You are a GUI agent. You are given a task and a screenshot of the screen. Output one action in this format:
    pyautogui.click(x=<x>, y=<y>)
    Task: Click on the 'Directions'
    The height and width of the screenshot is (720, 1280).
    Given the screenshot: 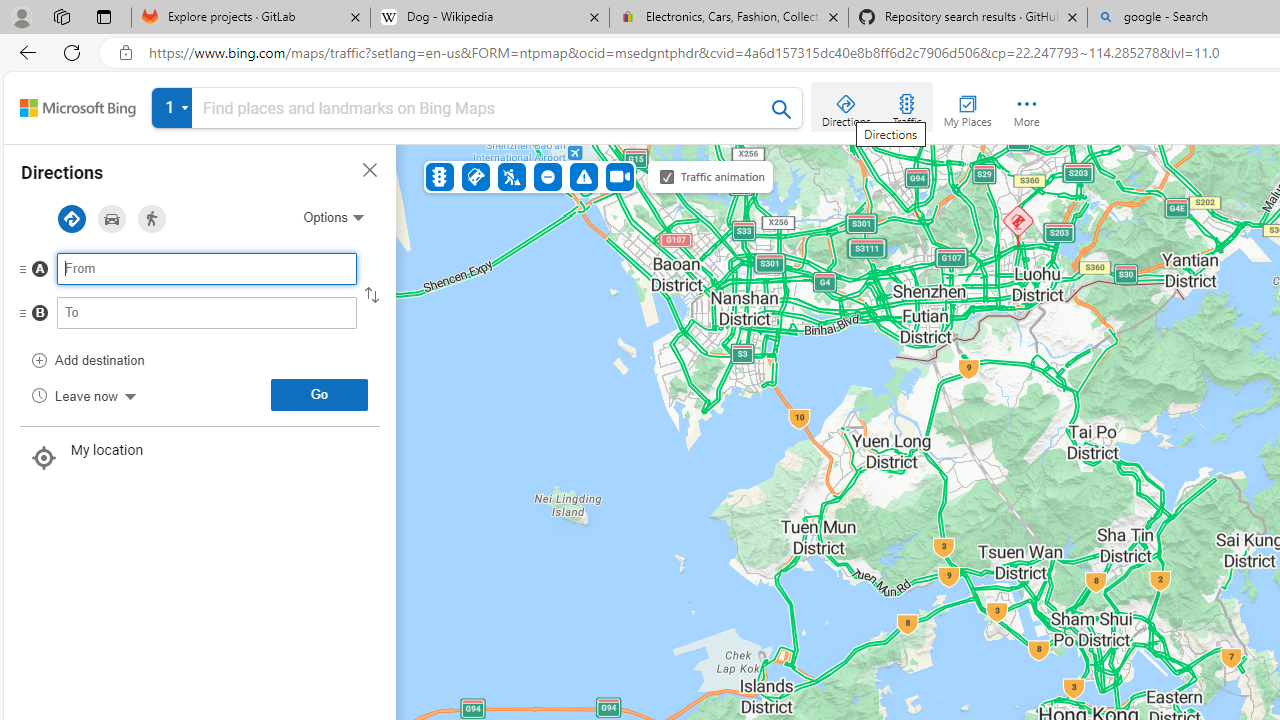 What is the action you would take?
    pyautogui.click(x=846, y=106)
    